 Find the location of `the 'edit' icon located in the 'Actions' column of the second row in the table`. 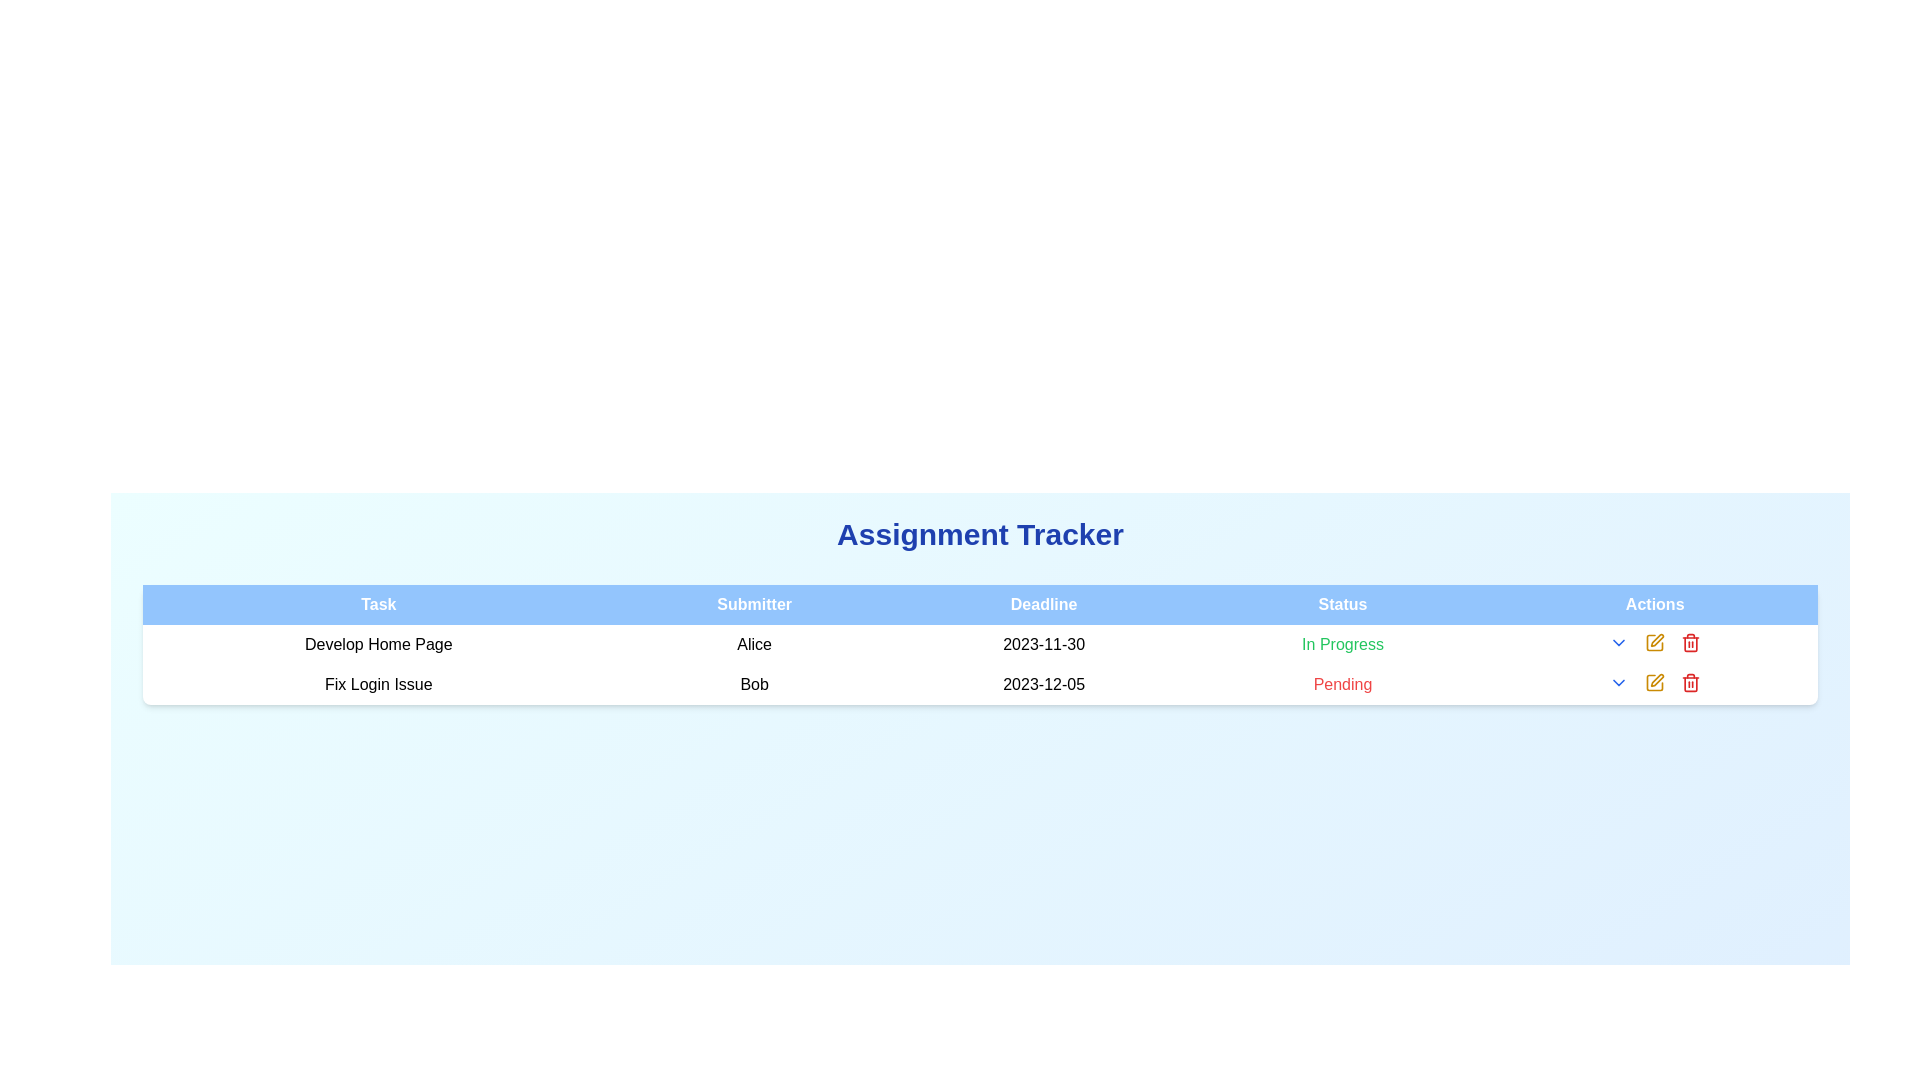

the 'edit' icon located in the 'Actions' column of the second row in the table is located at coordinates (1657, 640).